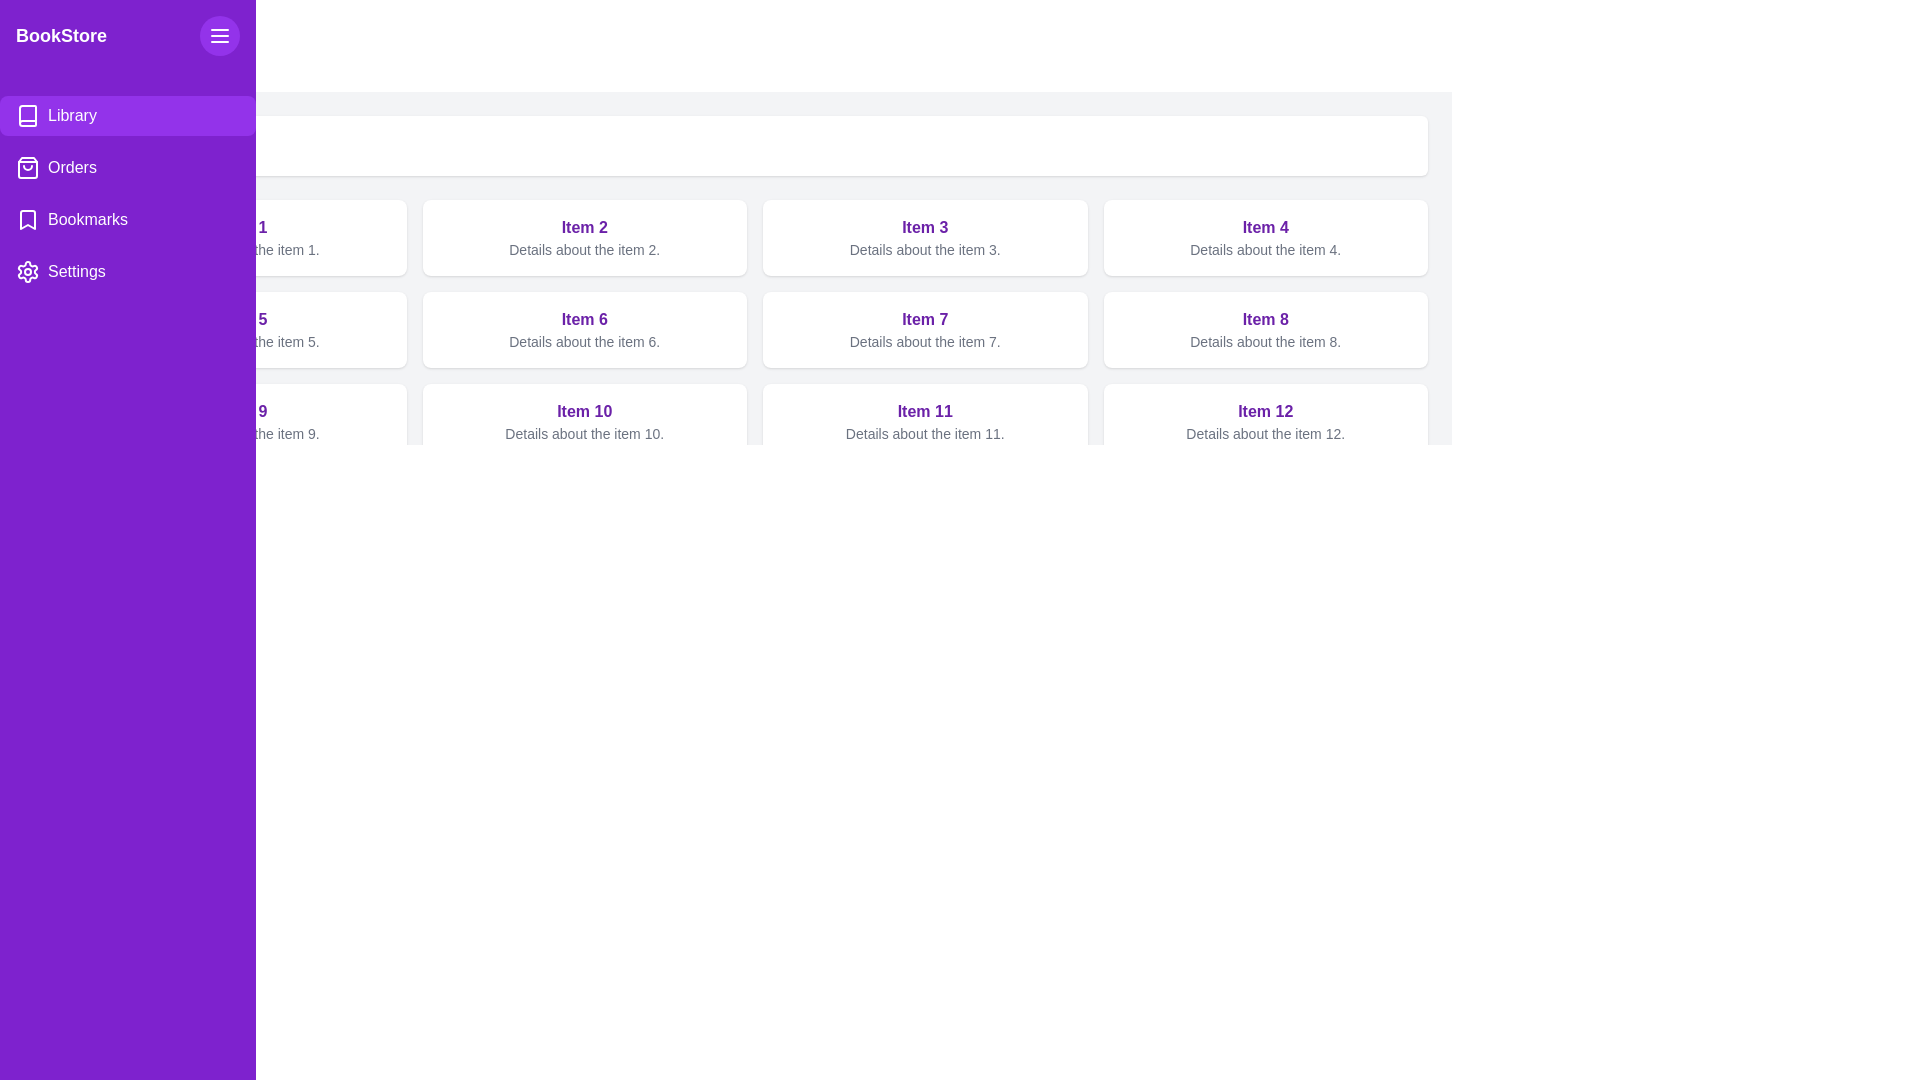  What do you see at coordinates (583, 237) in the screenshot?
I see `the second informational card in the grid layout that presents summarized information about 'Item 2'` at bounding box center [583, 237].